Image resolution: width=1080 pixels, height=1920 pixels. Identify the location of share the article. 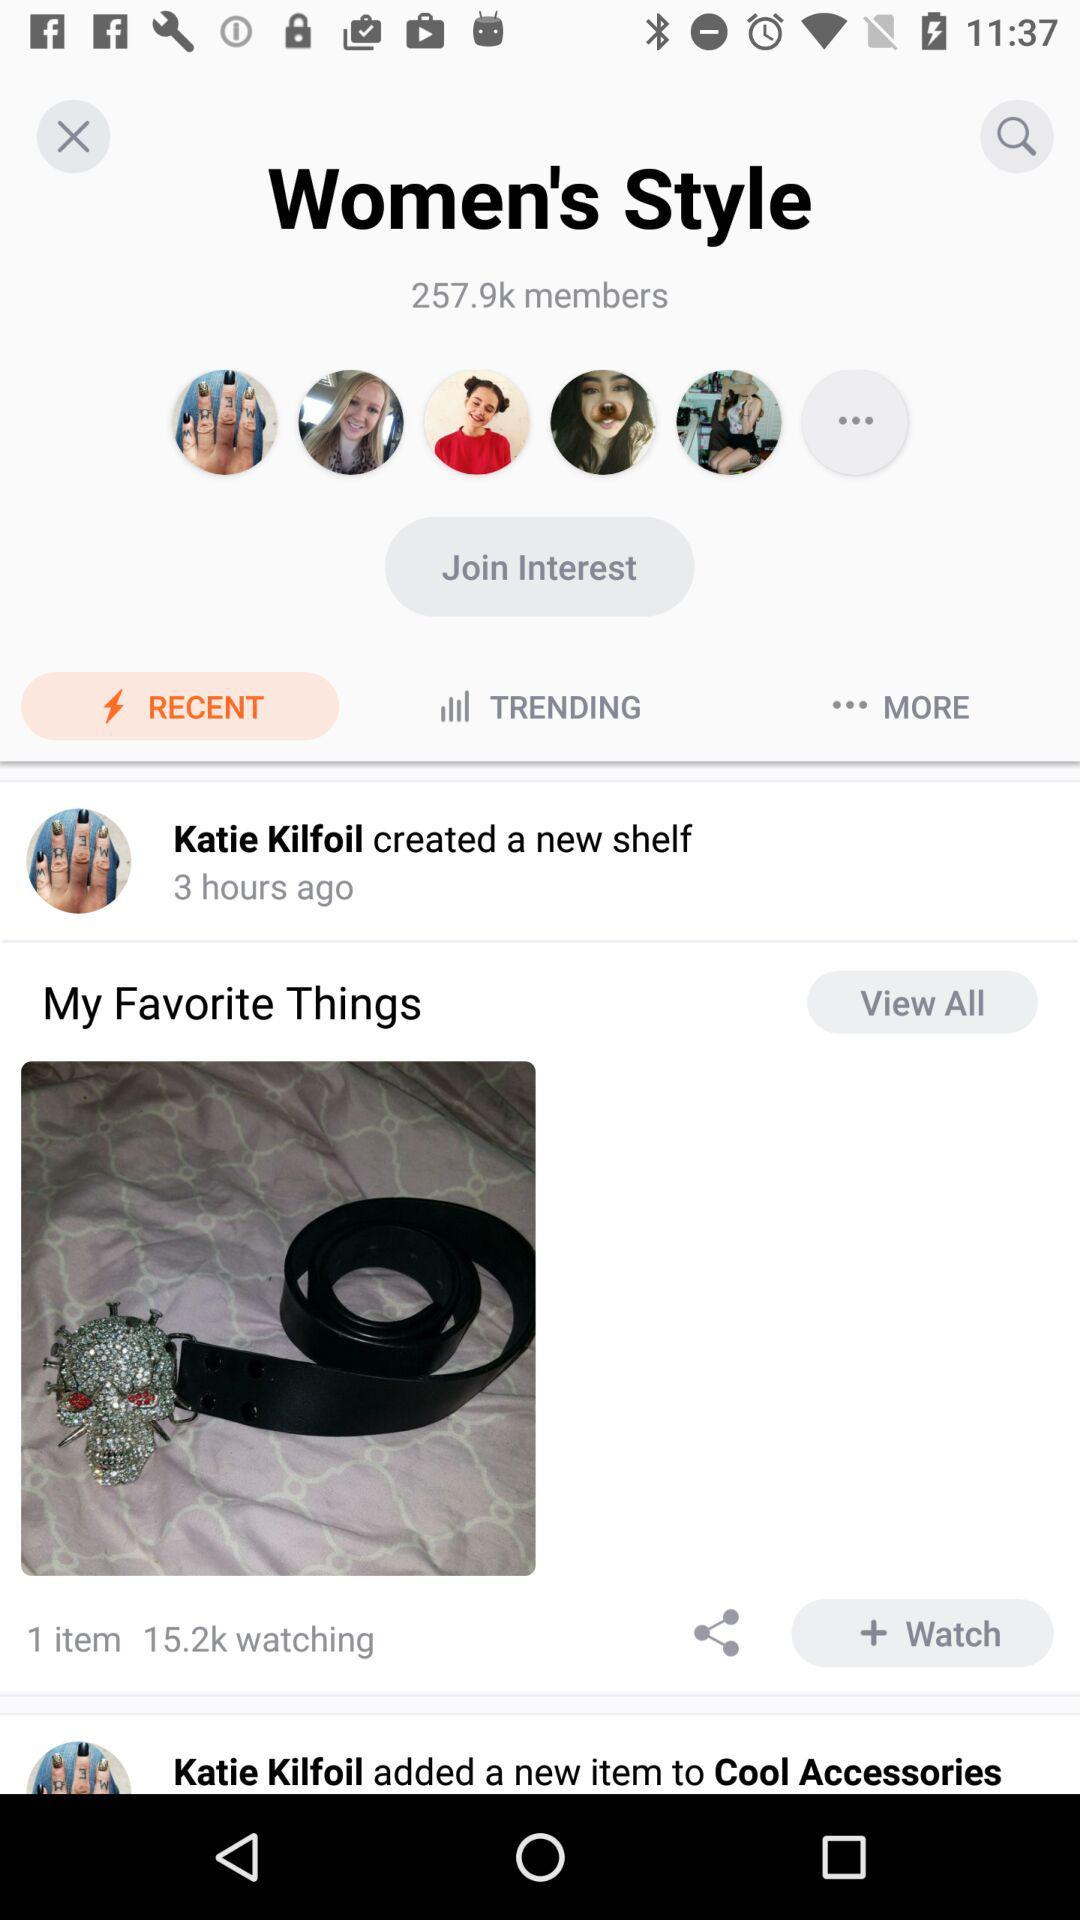
(716, 1632).